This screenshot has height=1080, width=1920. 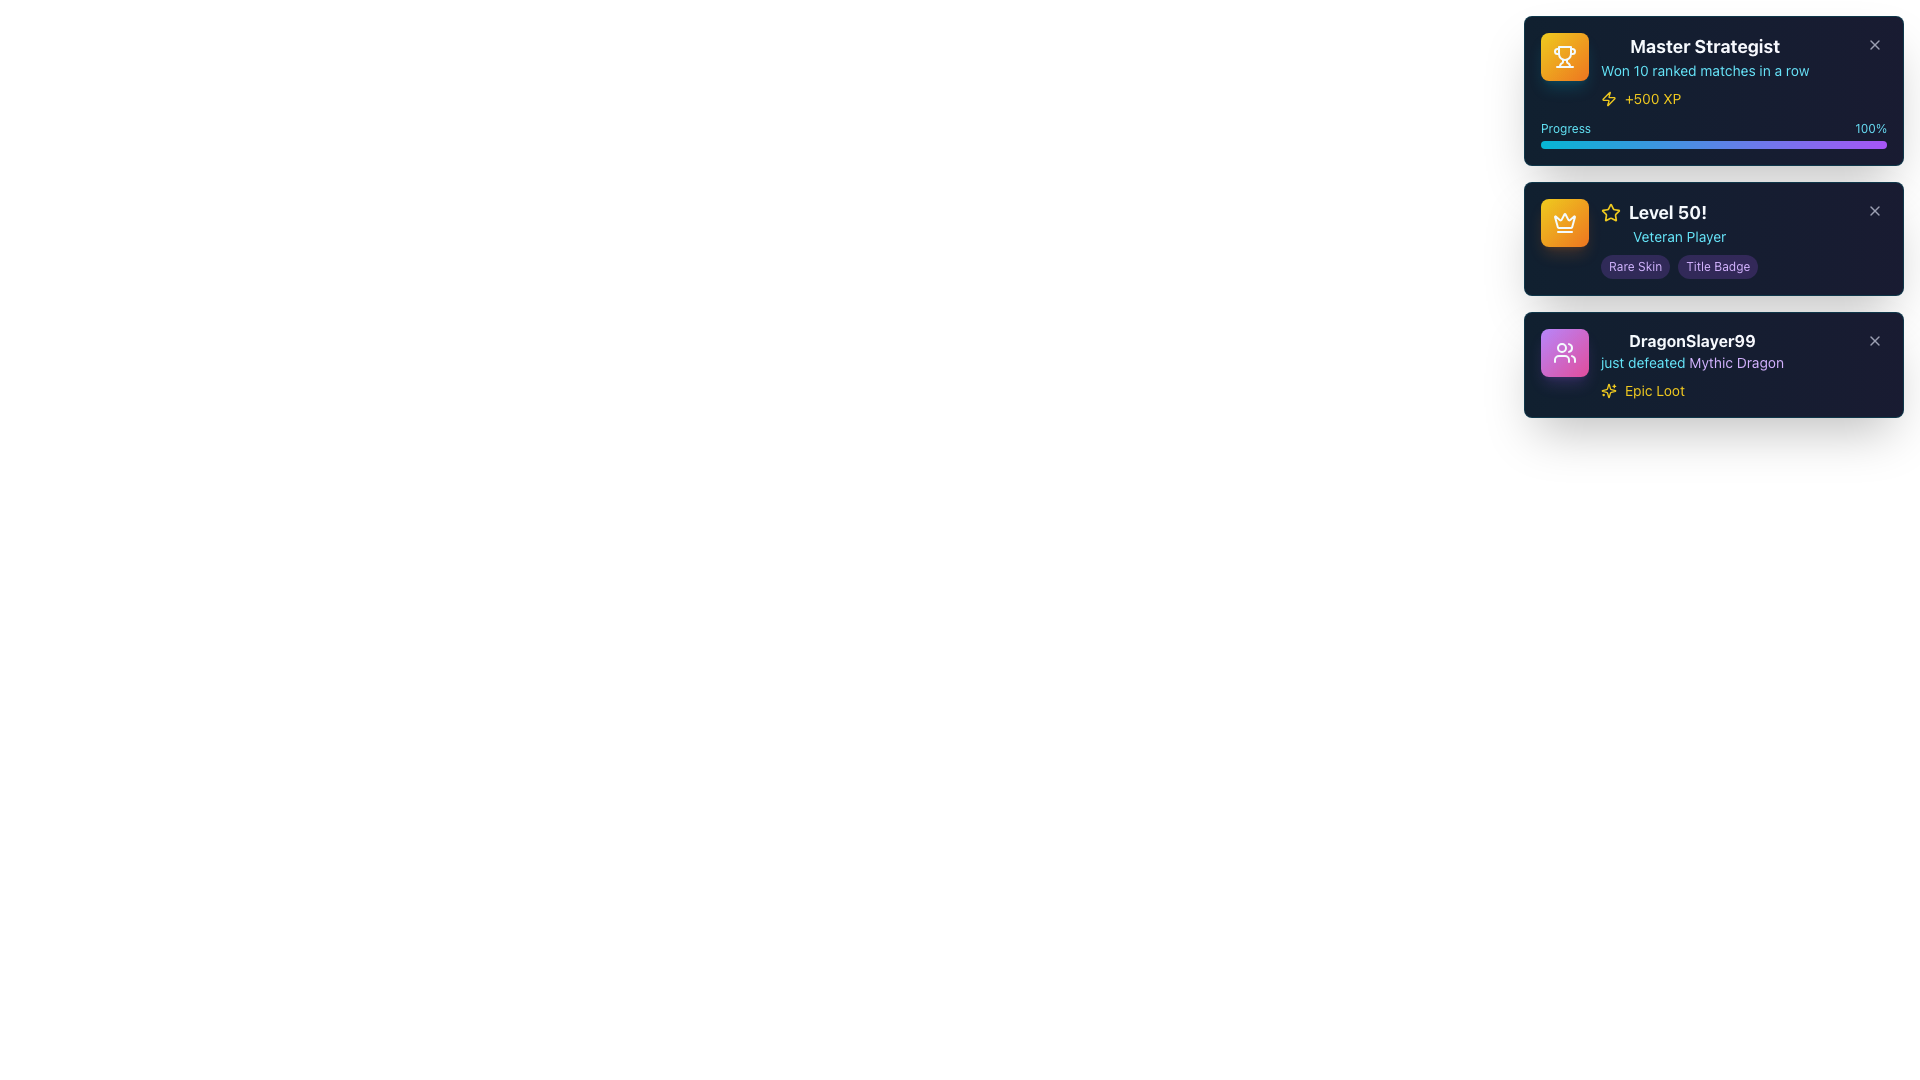 What do you see at coordinates (1712, 135) in the screenshot?
I see `the Progress Bar located within the 'Master Strategist' card, which features a gradient color scheme from cyan to purple and displays 'Progress' on the left and '100%' on the right` at bounding box center [1712, 135].